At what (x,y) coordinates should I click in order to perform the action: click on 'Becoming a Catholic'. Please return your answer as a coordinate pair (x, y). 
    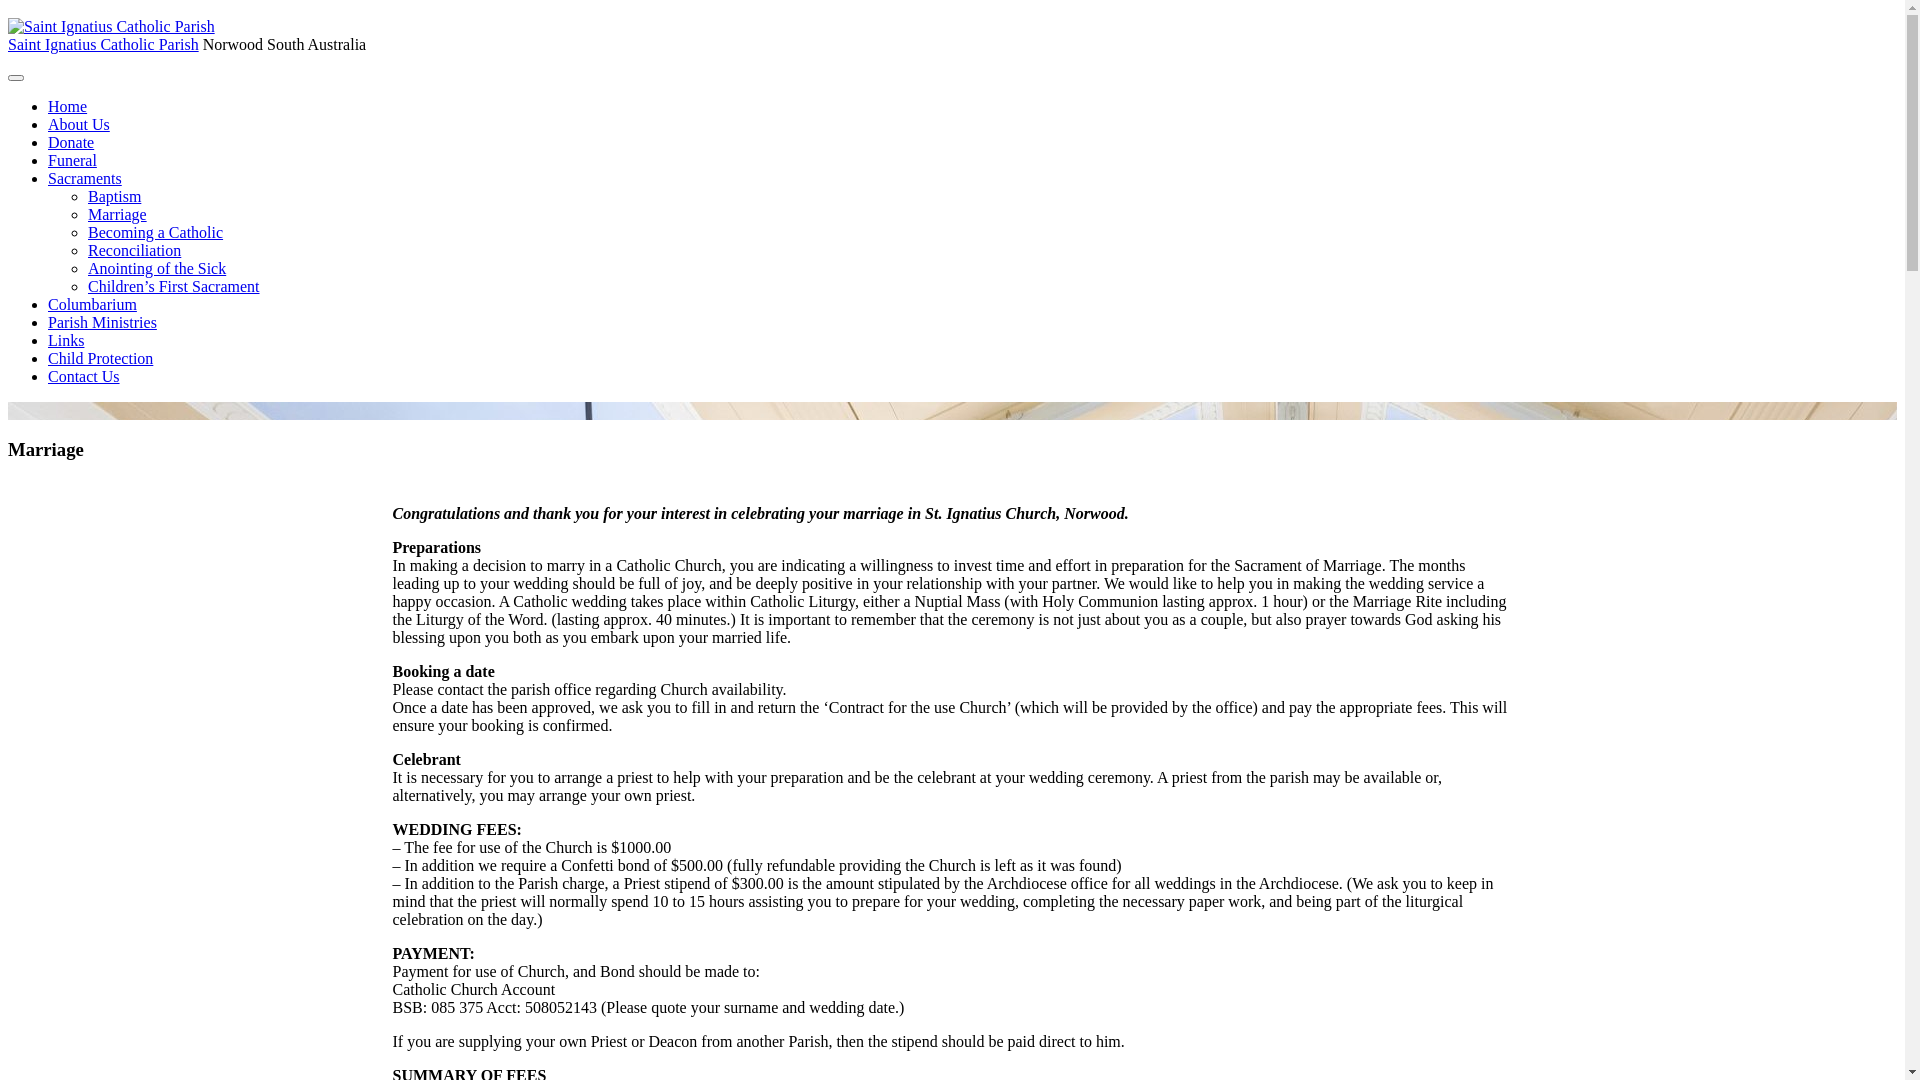
    Looking at the image, I should click on (86, 231).